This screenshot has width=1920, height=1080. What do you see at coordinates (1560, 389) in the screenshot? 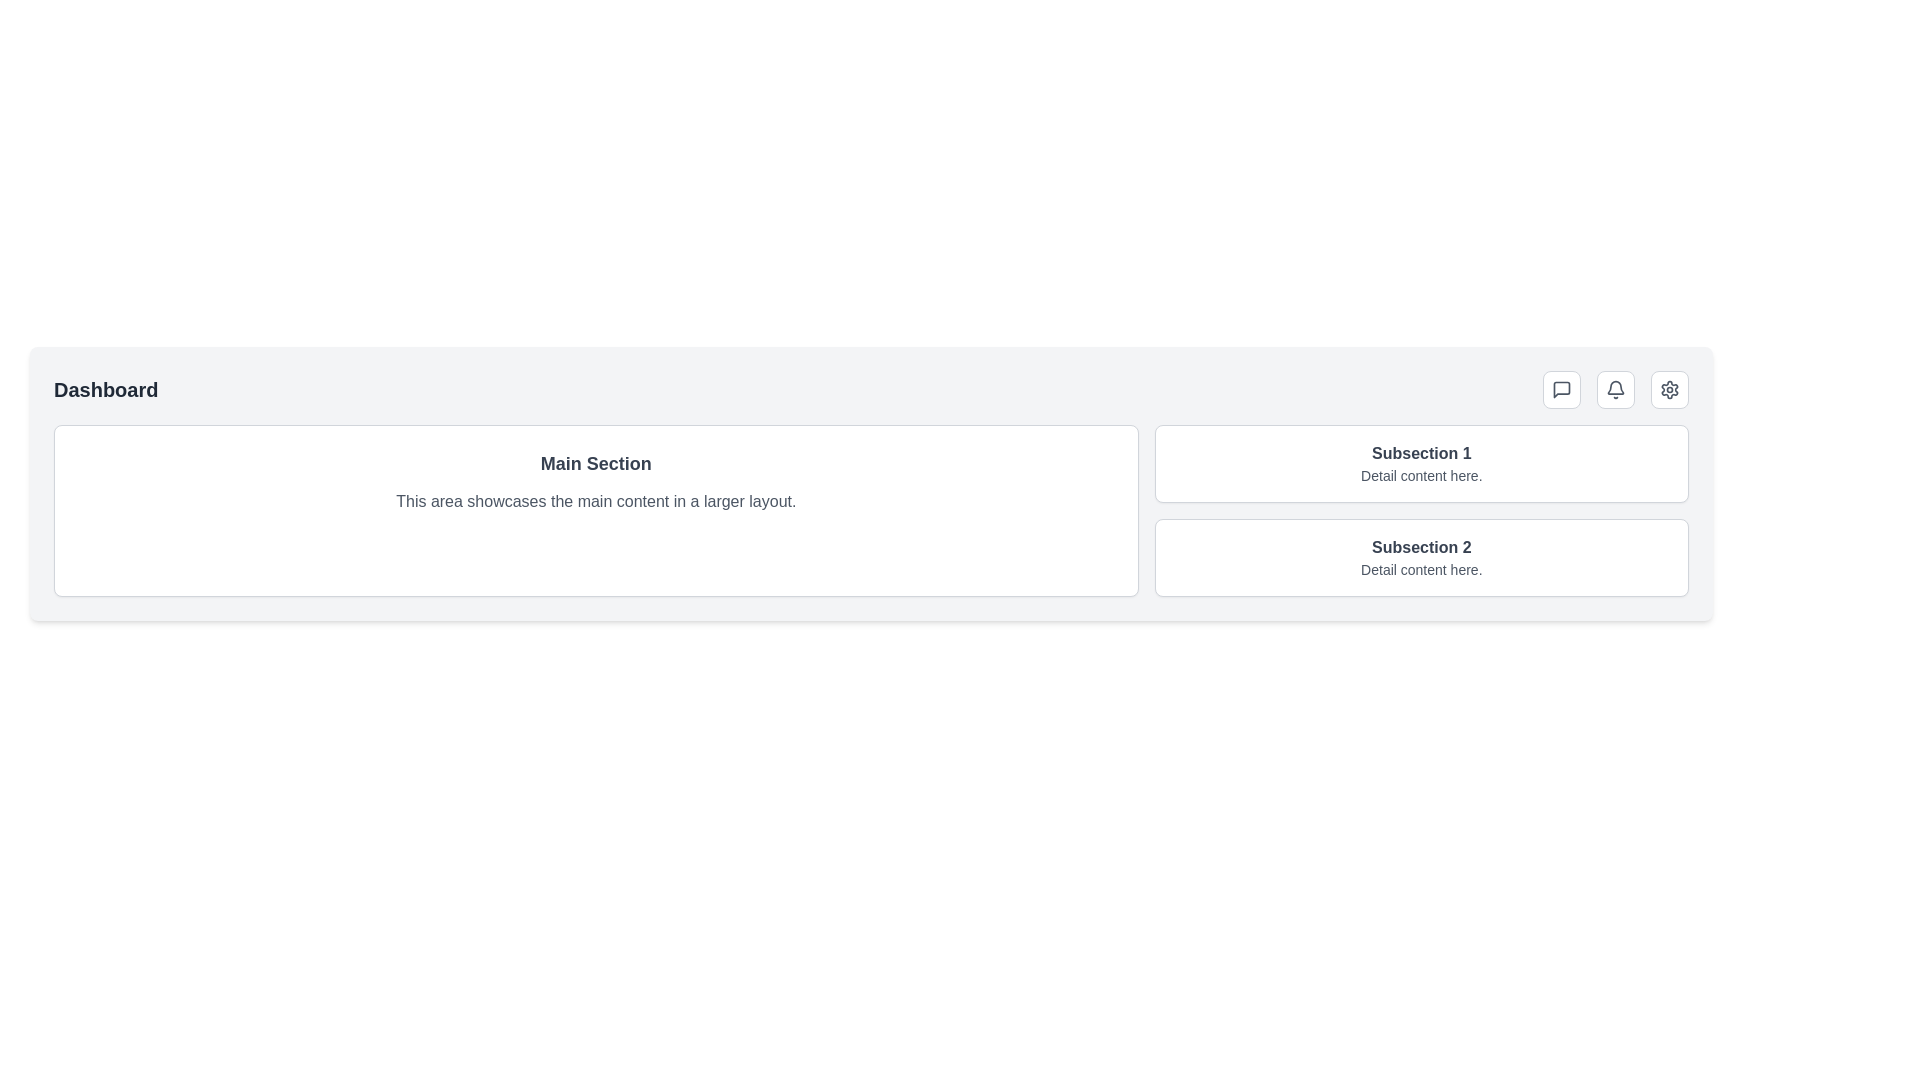
I see `the messaging icon located in the top-right corner of the interface` at bounding box center [1560, 389].